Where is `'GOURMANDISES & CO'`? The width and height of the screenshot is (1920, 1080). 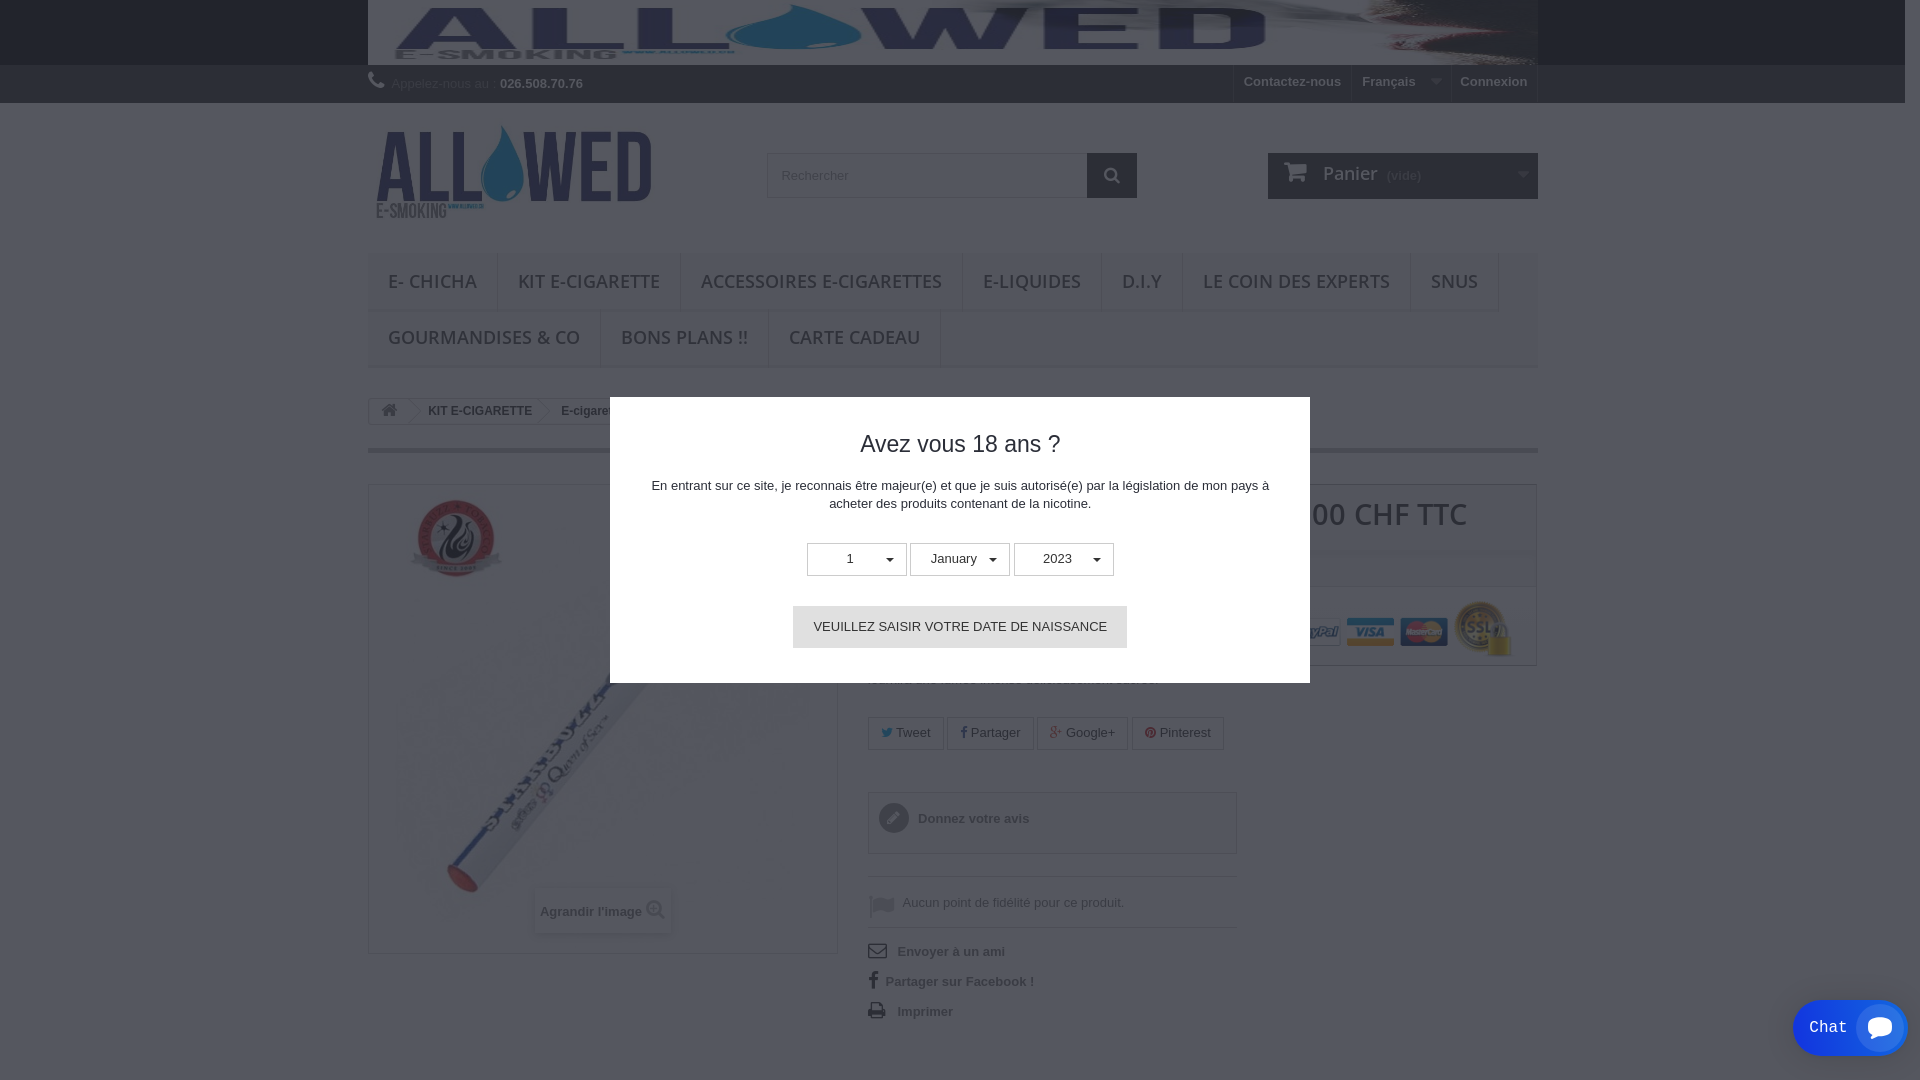
'GOURMANDISES & CO' is located at coordinates (484, 337).